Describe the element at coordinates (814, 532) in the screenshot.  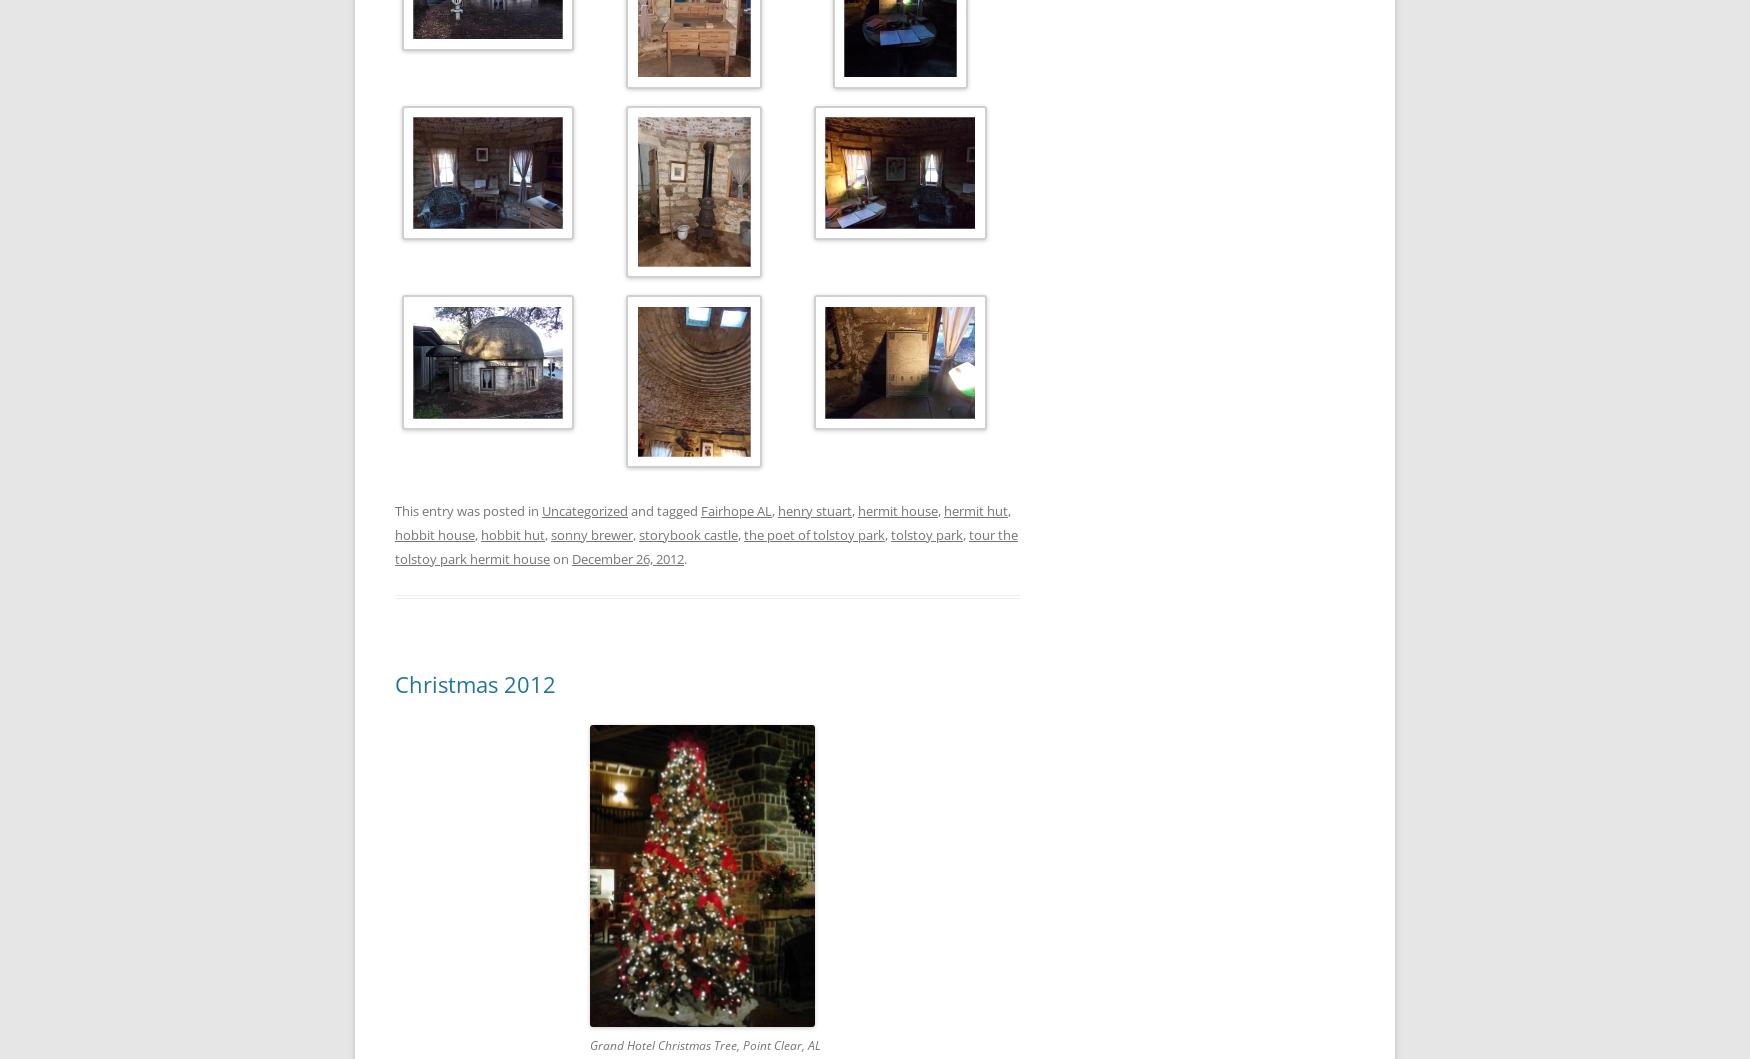
I see `'the poet of tolstoy park'` at that location.